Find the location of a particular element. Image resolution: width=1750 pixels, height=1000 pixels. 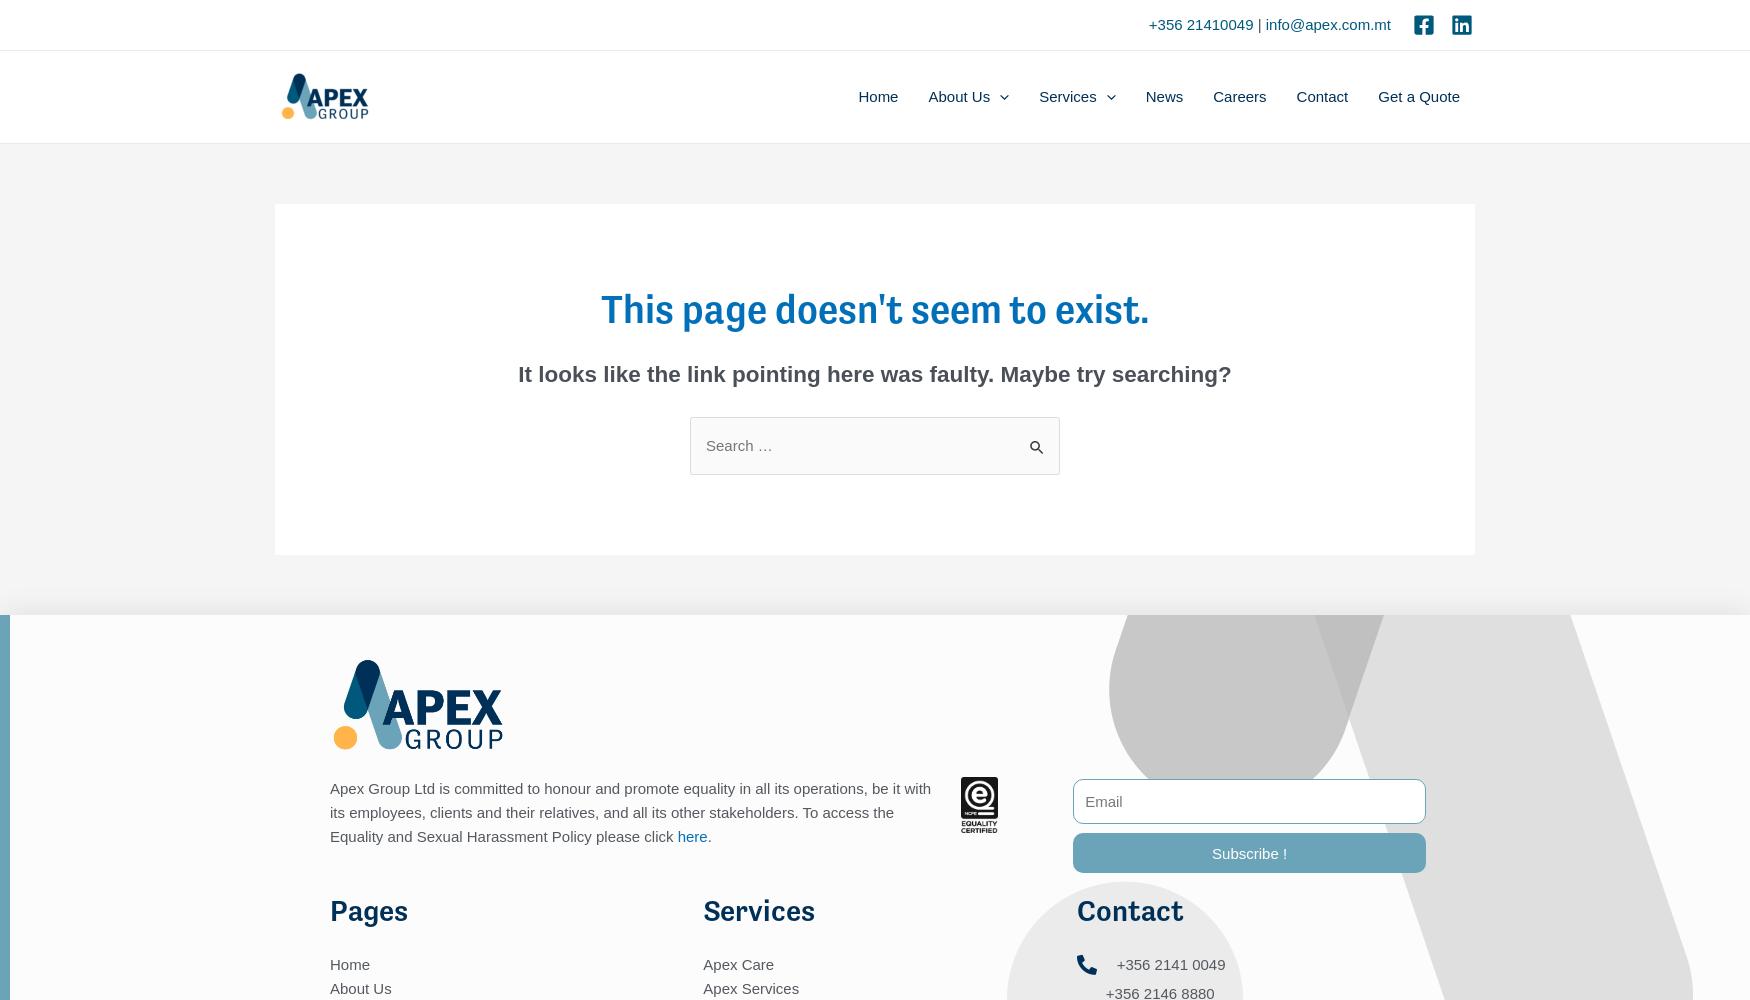

'here' is located at coordinates (691, 834).